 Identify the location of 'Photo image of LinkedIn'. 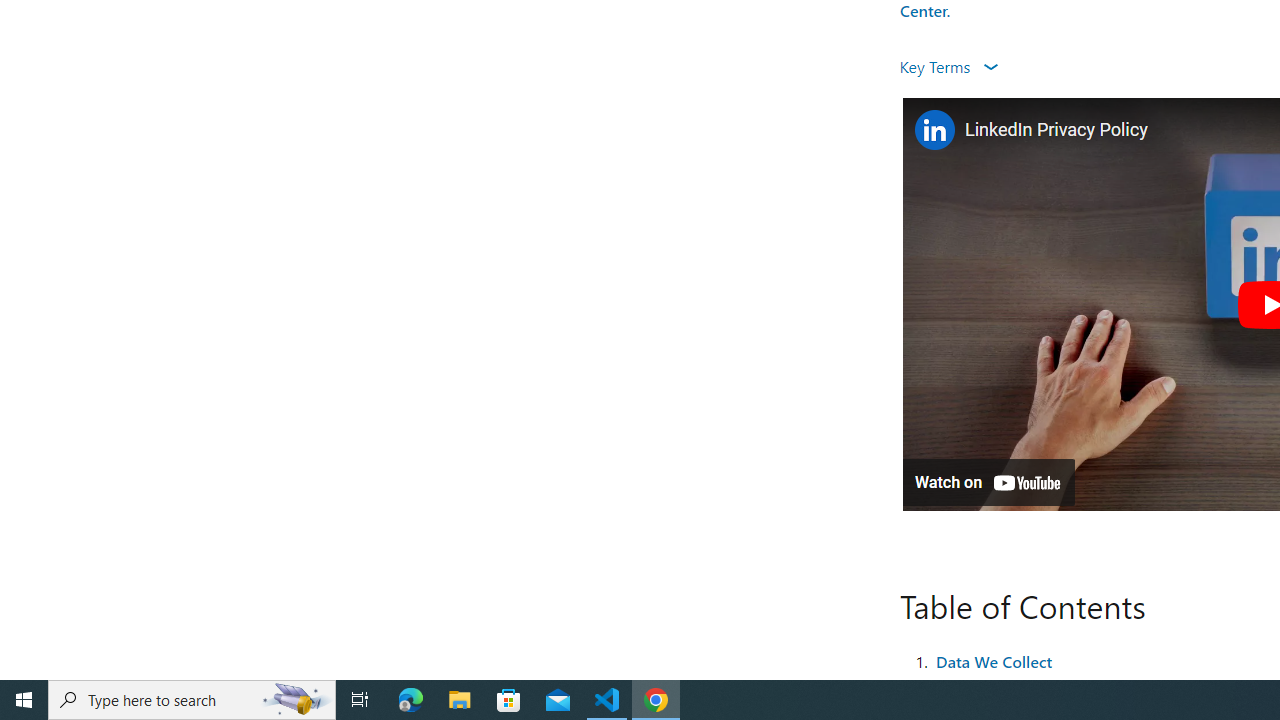
(933, 129).